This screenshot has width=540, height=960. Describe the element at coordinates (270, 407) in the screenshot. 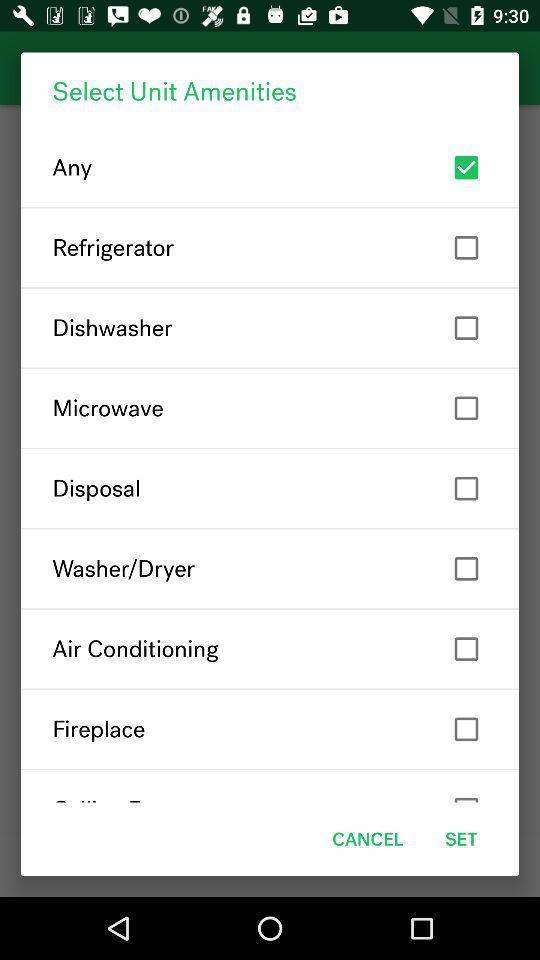

I see `the microwave` at that location.